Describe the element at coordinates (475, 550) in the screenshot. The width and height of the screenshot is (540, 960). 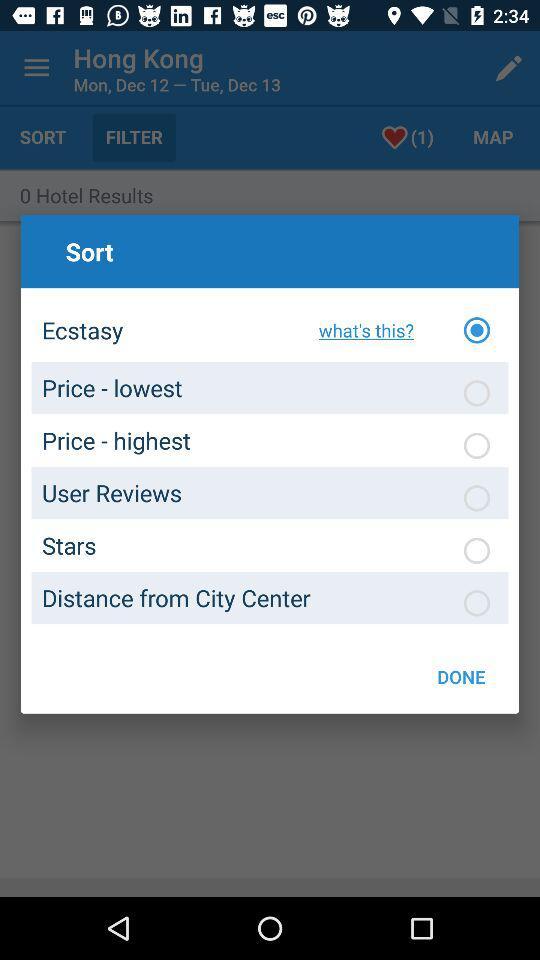
I see `sort by number of stars` at that location.